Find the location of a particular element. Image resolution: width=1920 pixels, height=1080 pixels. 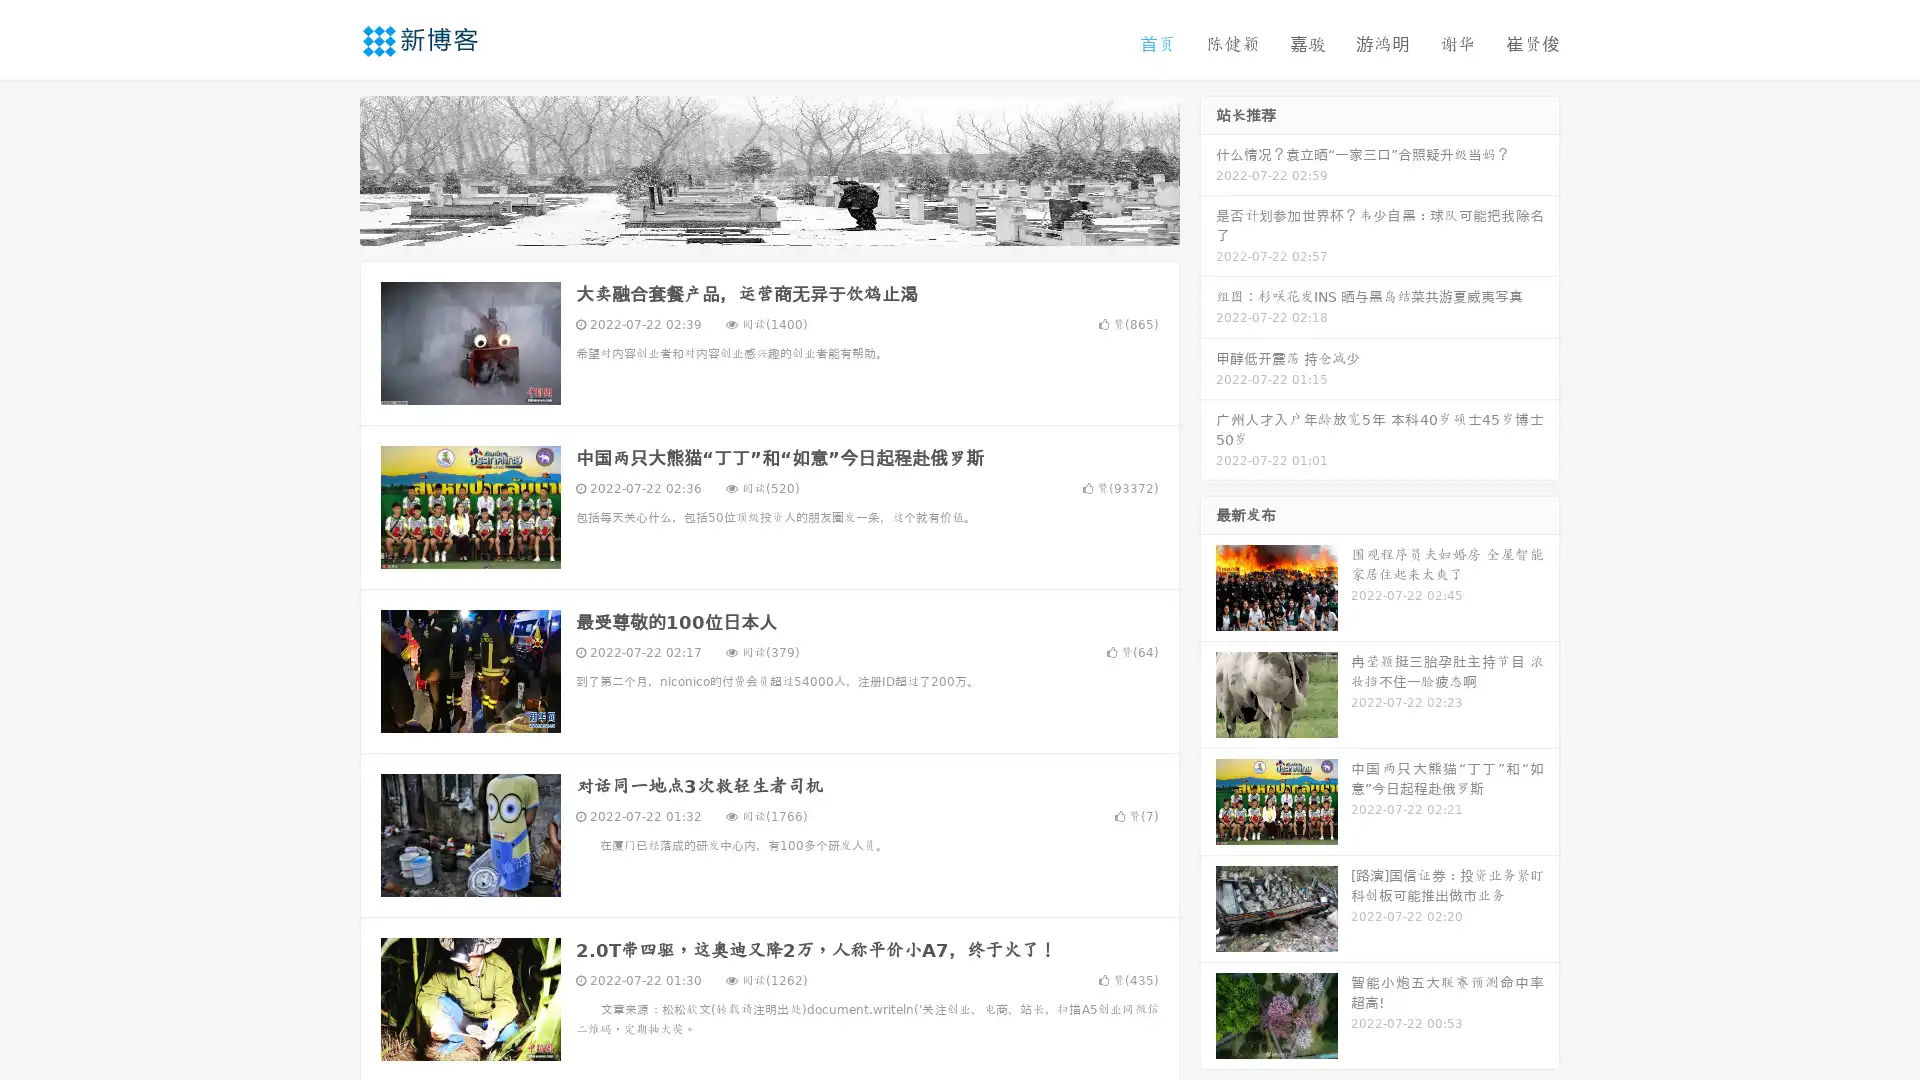

Go to slide 1 is located at coordinates (748, 225).